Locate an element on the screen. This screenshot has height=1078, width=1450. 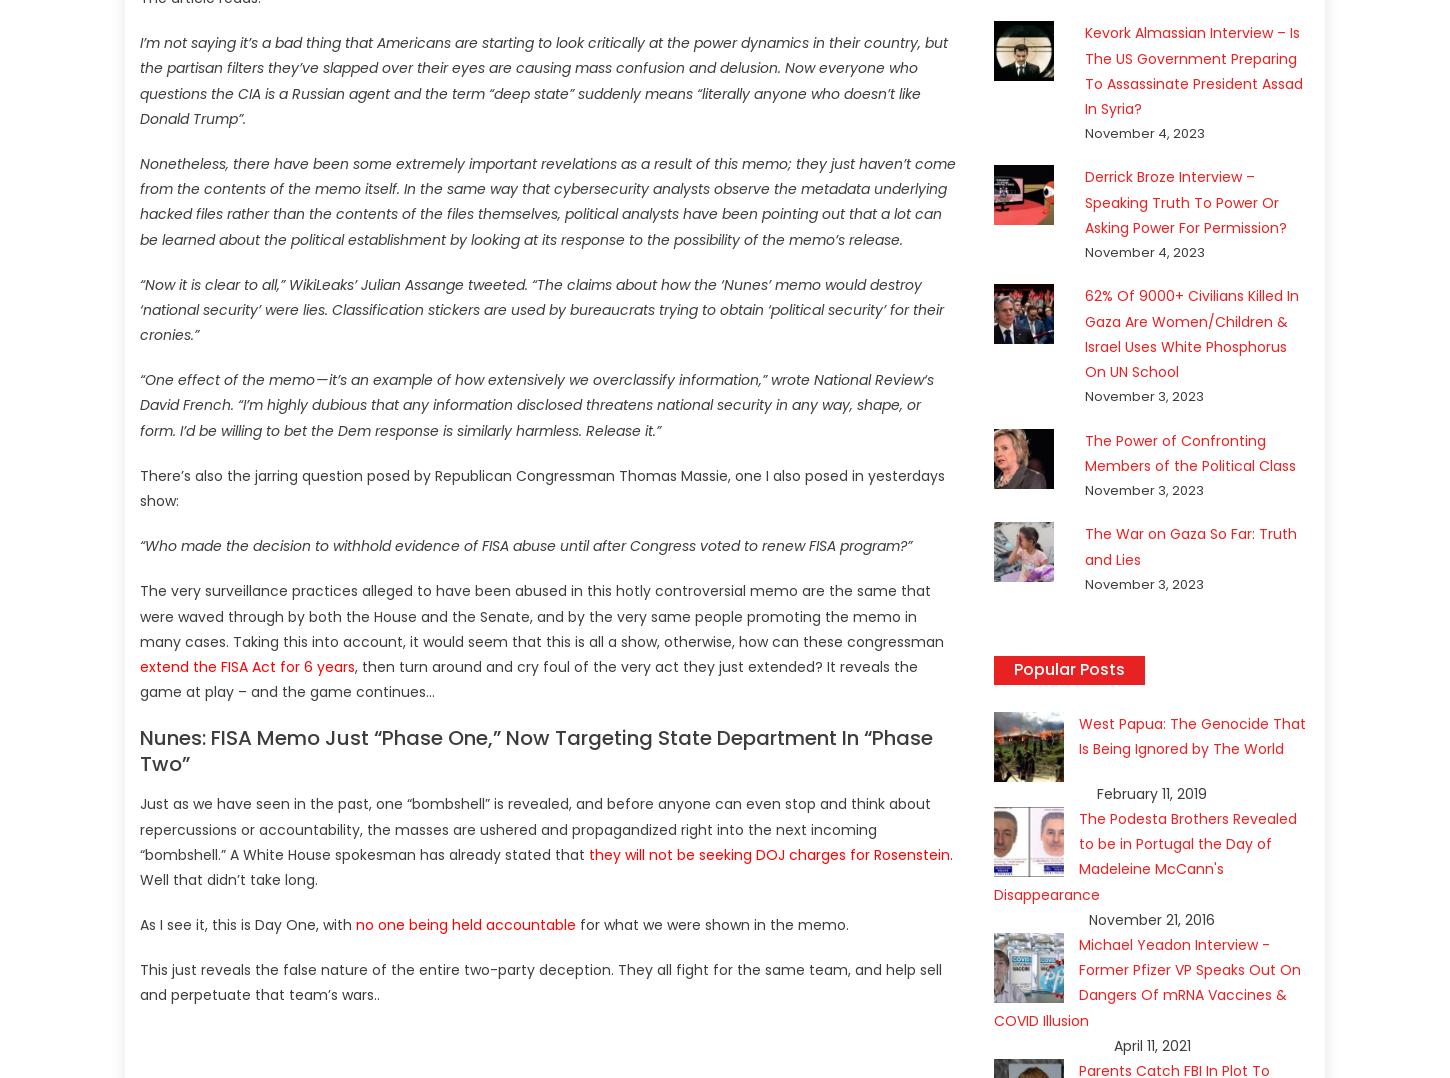
'Kevork Almassian Interview – Is The US Government Preparing To Assassinate President Assad In Syria?' is located at coordinates (1192, 70).